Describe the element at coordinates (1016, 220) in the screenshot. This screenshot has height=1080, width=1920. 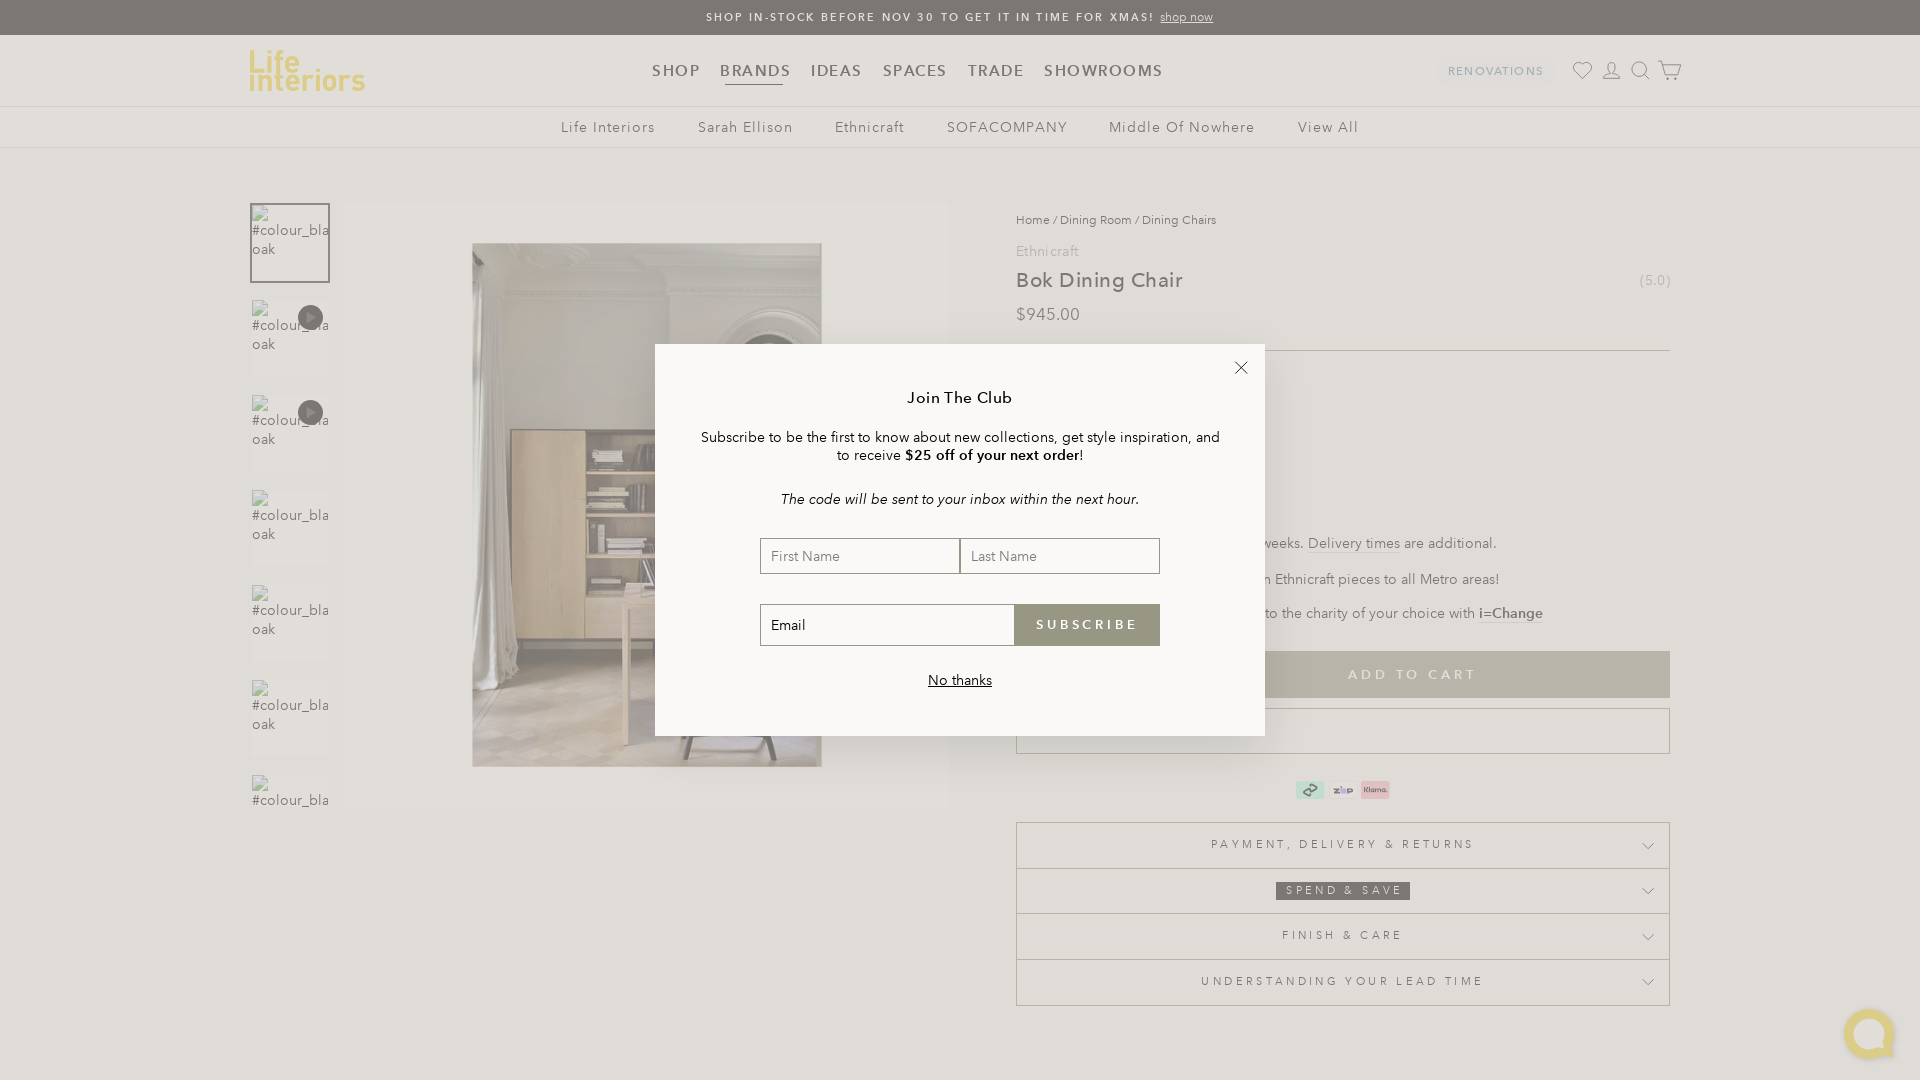
I see `'Home'` at that location.